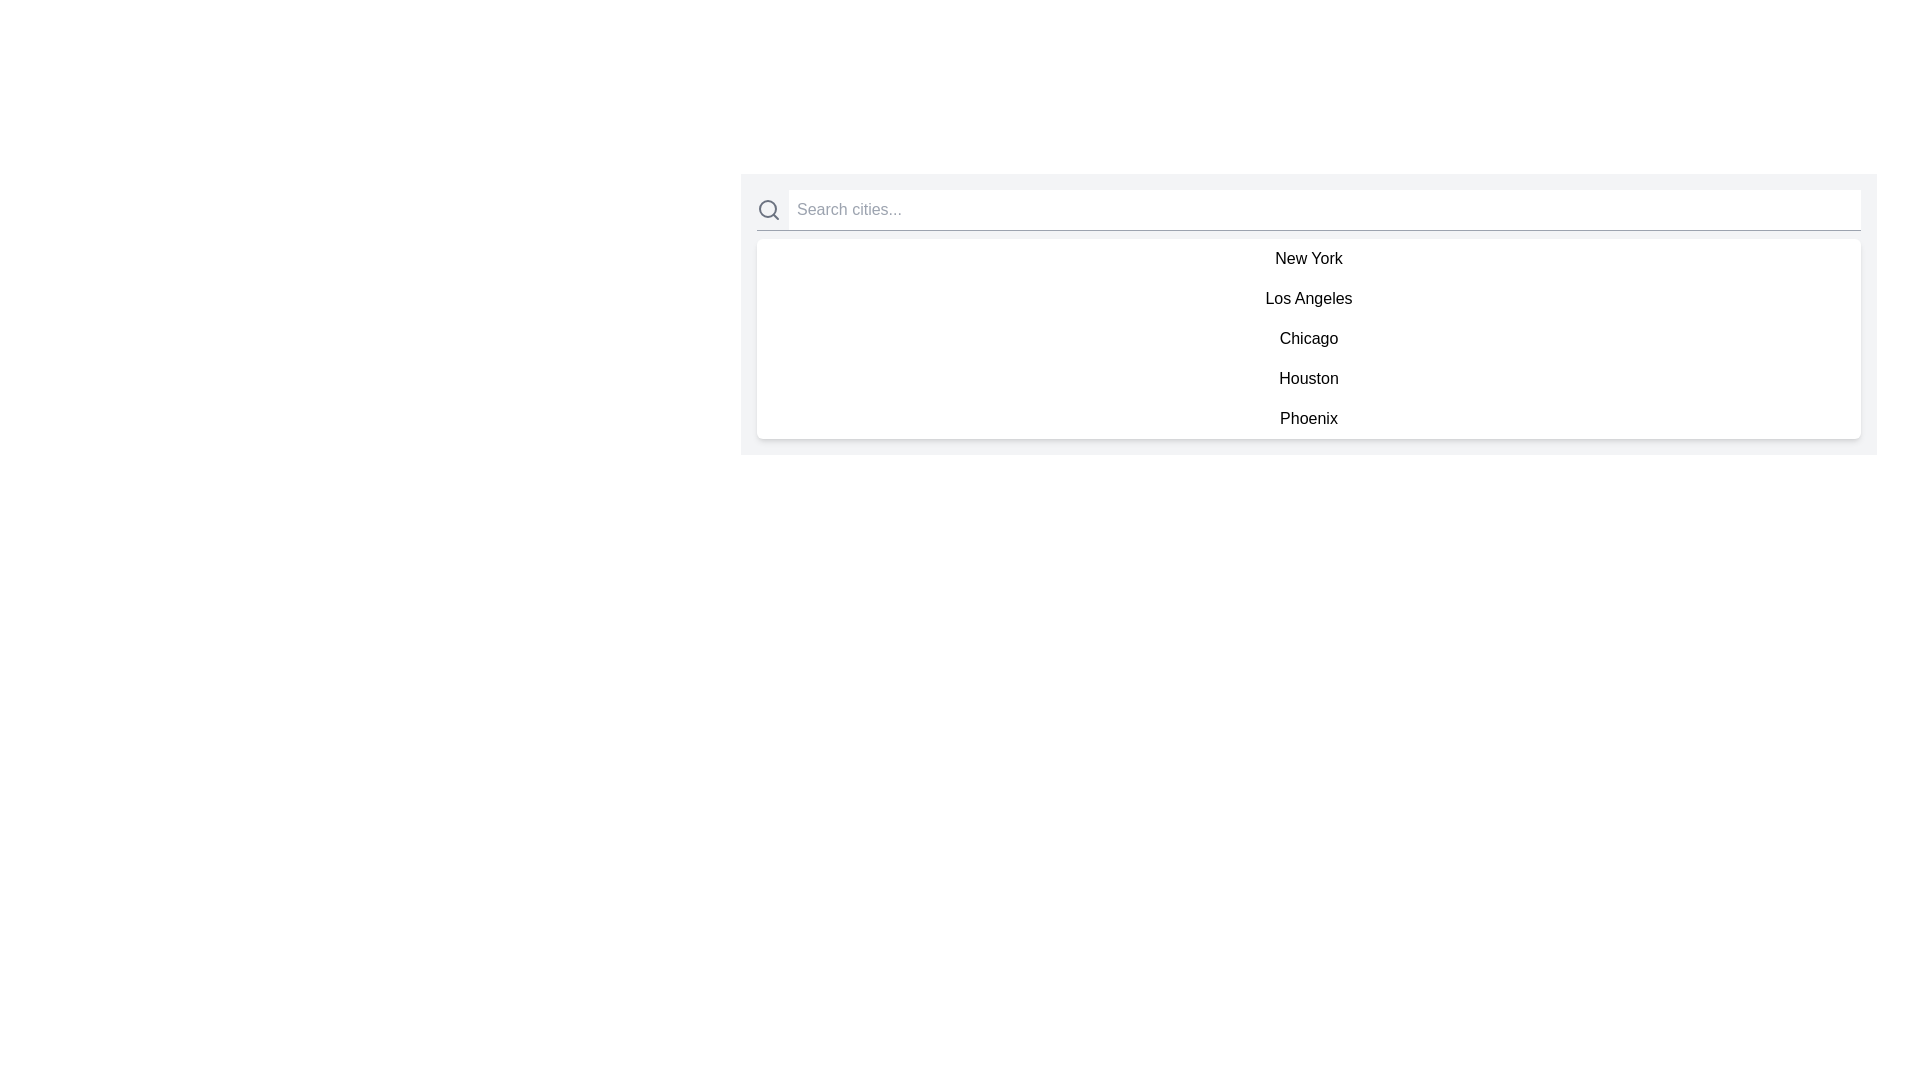  I want to click on the list item labeled 'Houston', which is the fourth entry in the vertical list of city names, so click(1309, 378).